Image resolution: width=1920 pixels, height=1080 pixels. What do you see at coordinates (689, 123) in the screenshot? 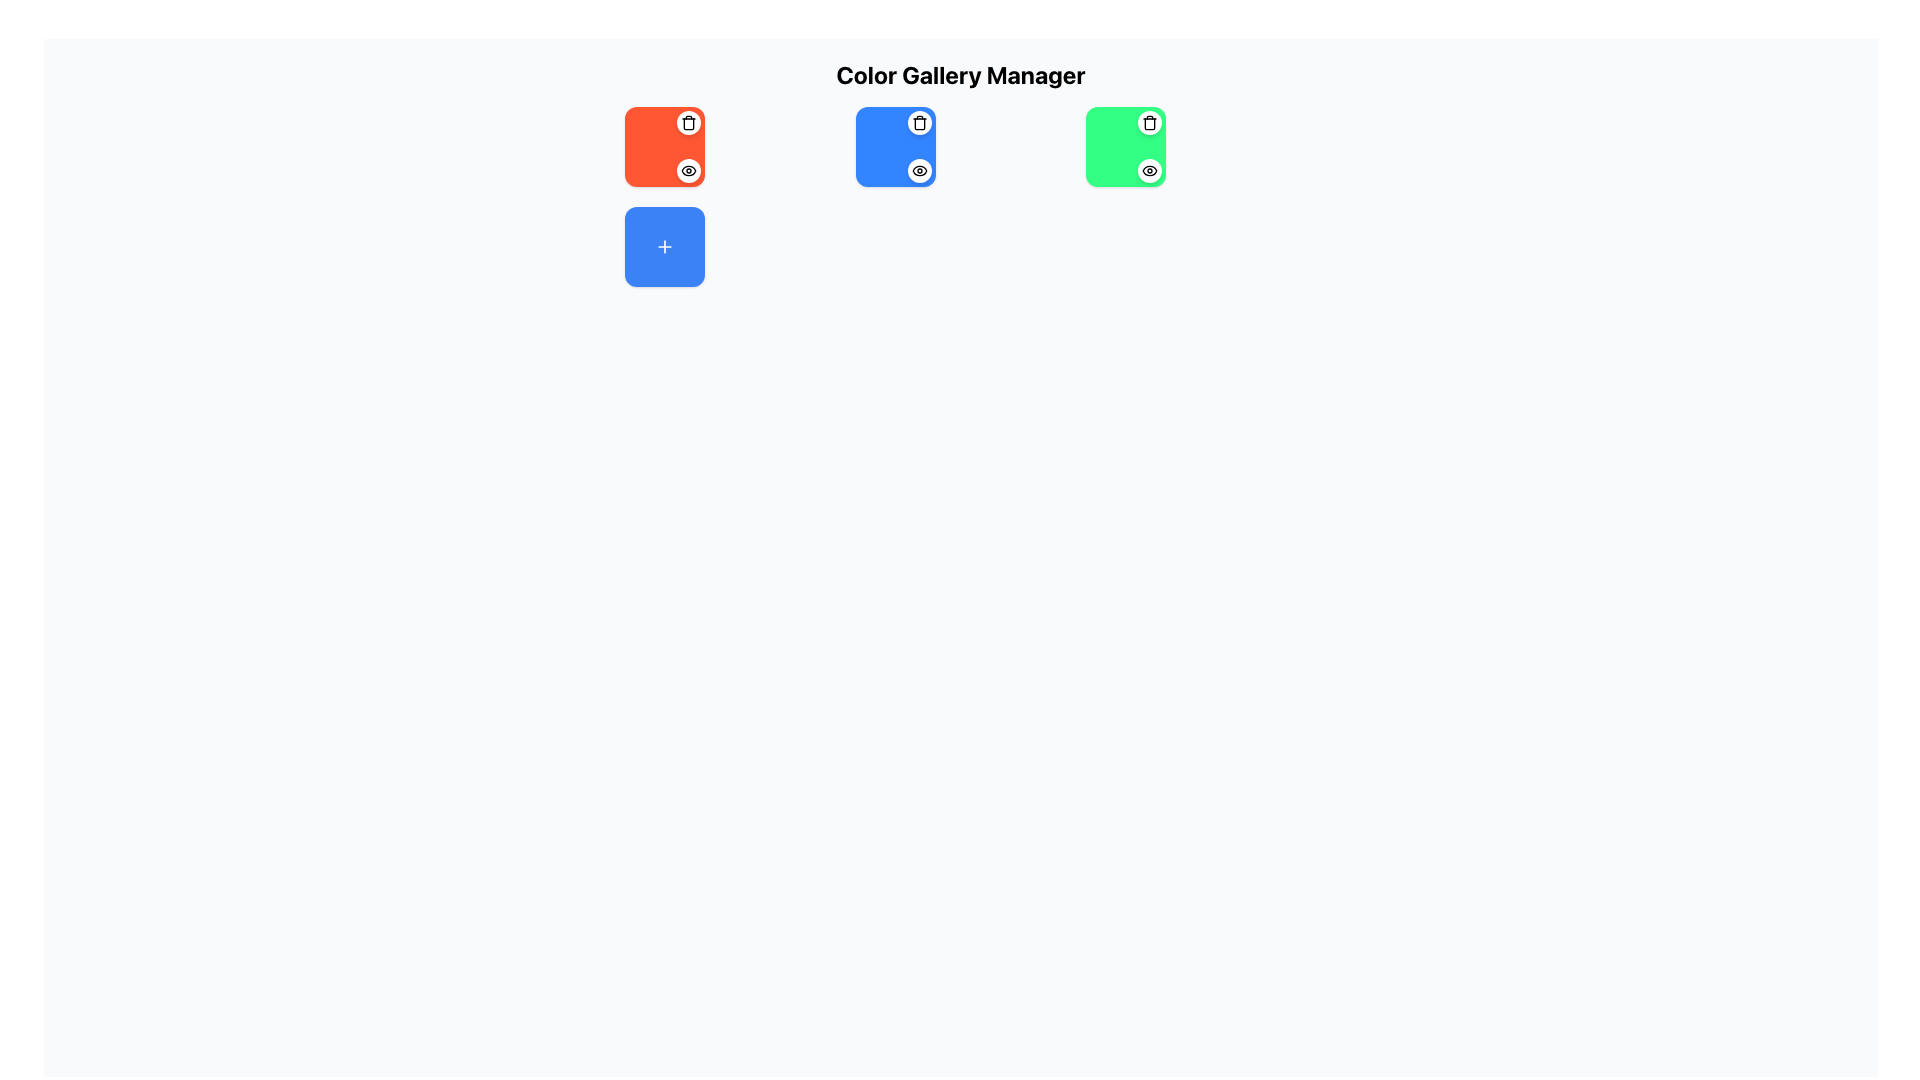
I see `the trash bin icon button, which is styled as a circular button with a white background located at the top-right corner of a red square block` at bounding box center [689, 123].